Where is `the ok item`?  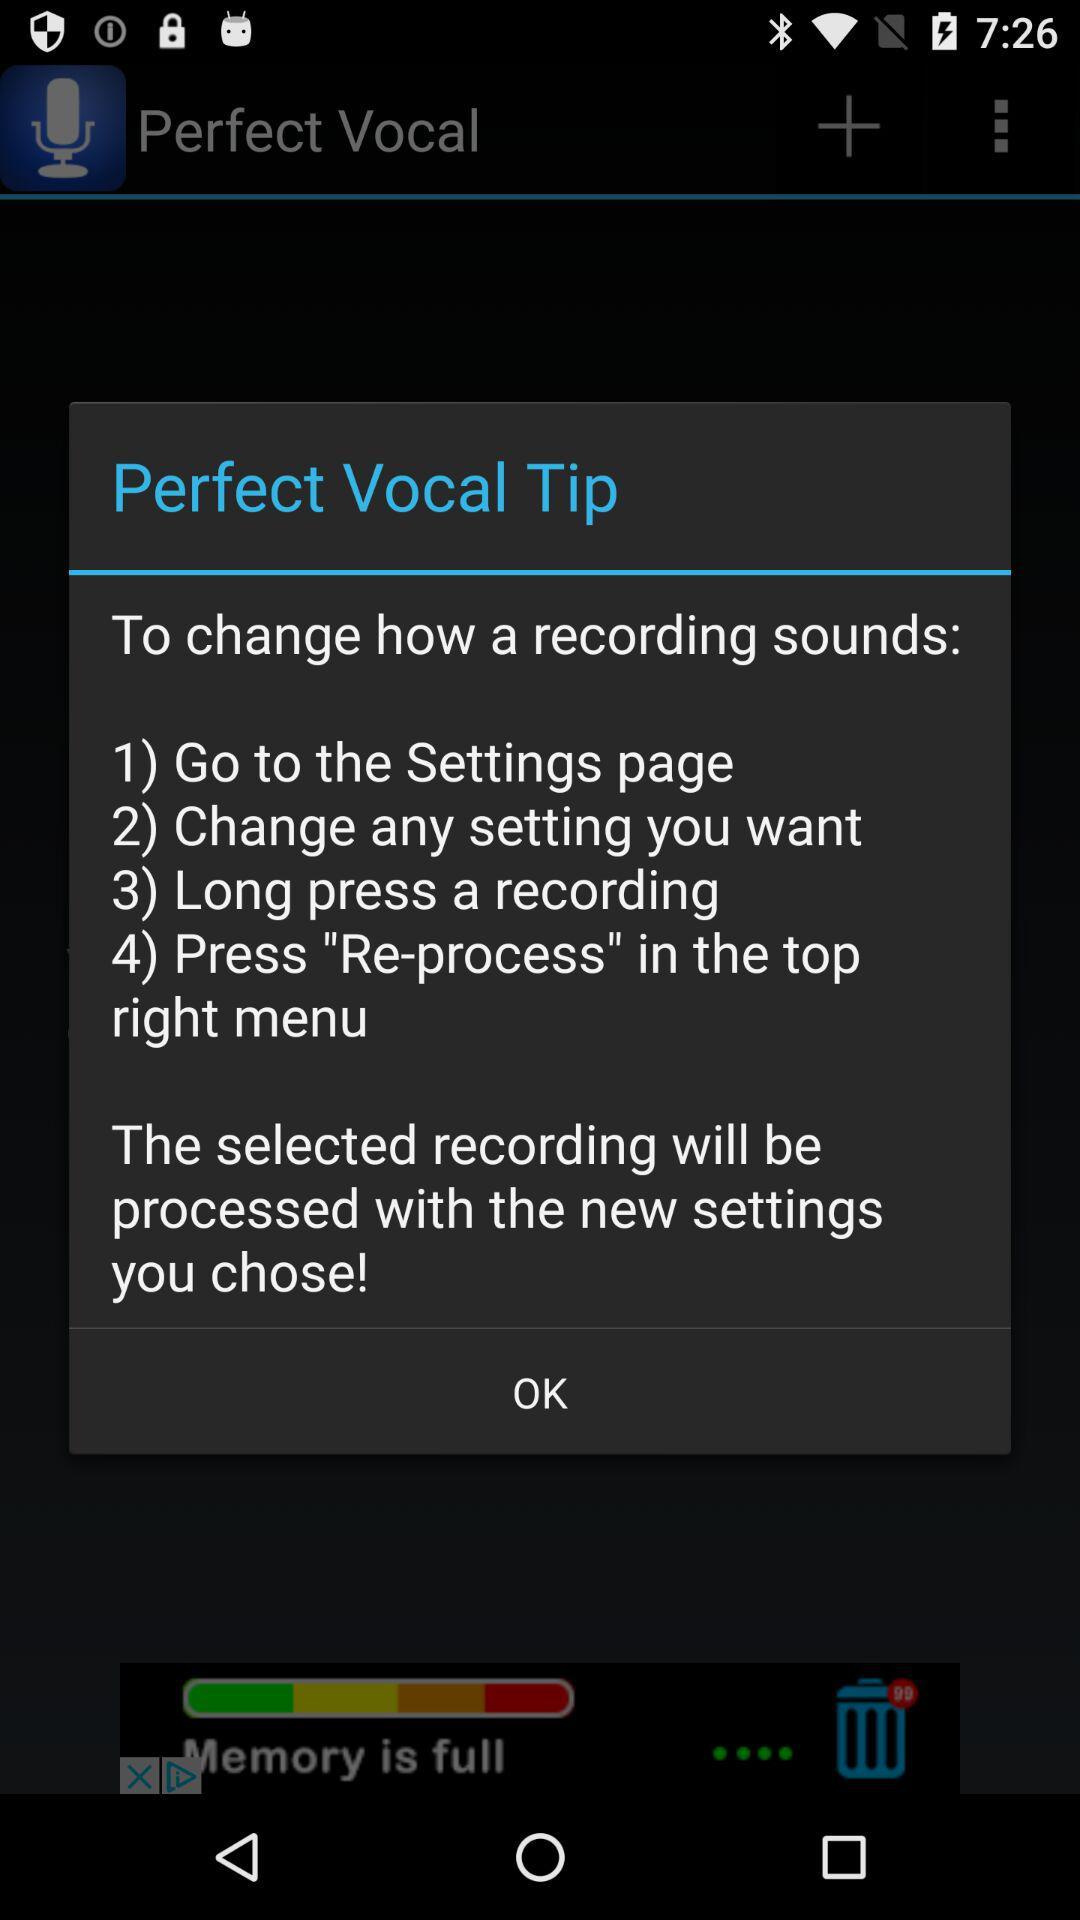
the ok item is located at coordinates (540, 1391).